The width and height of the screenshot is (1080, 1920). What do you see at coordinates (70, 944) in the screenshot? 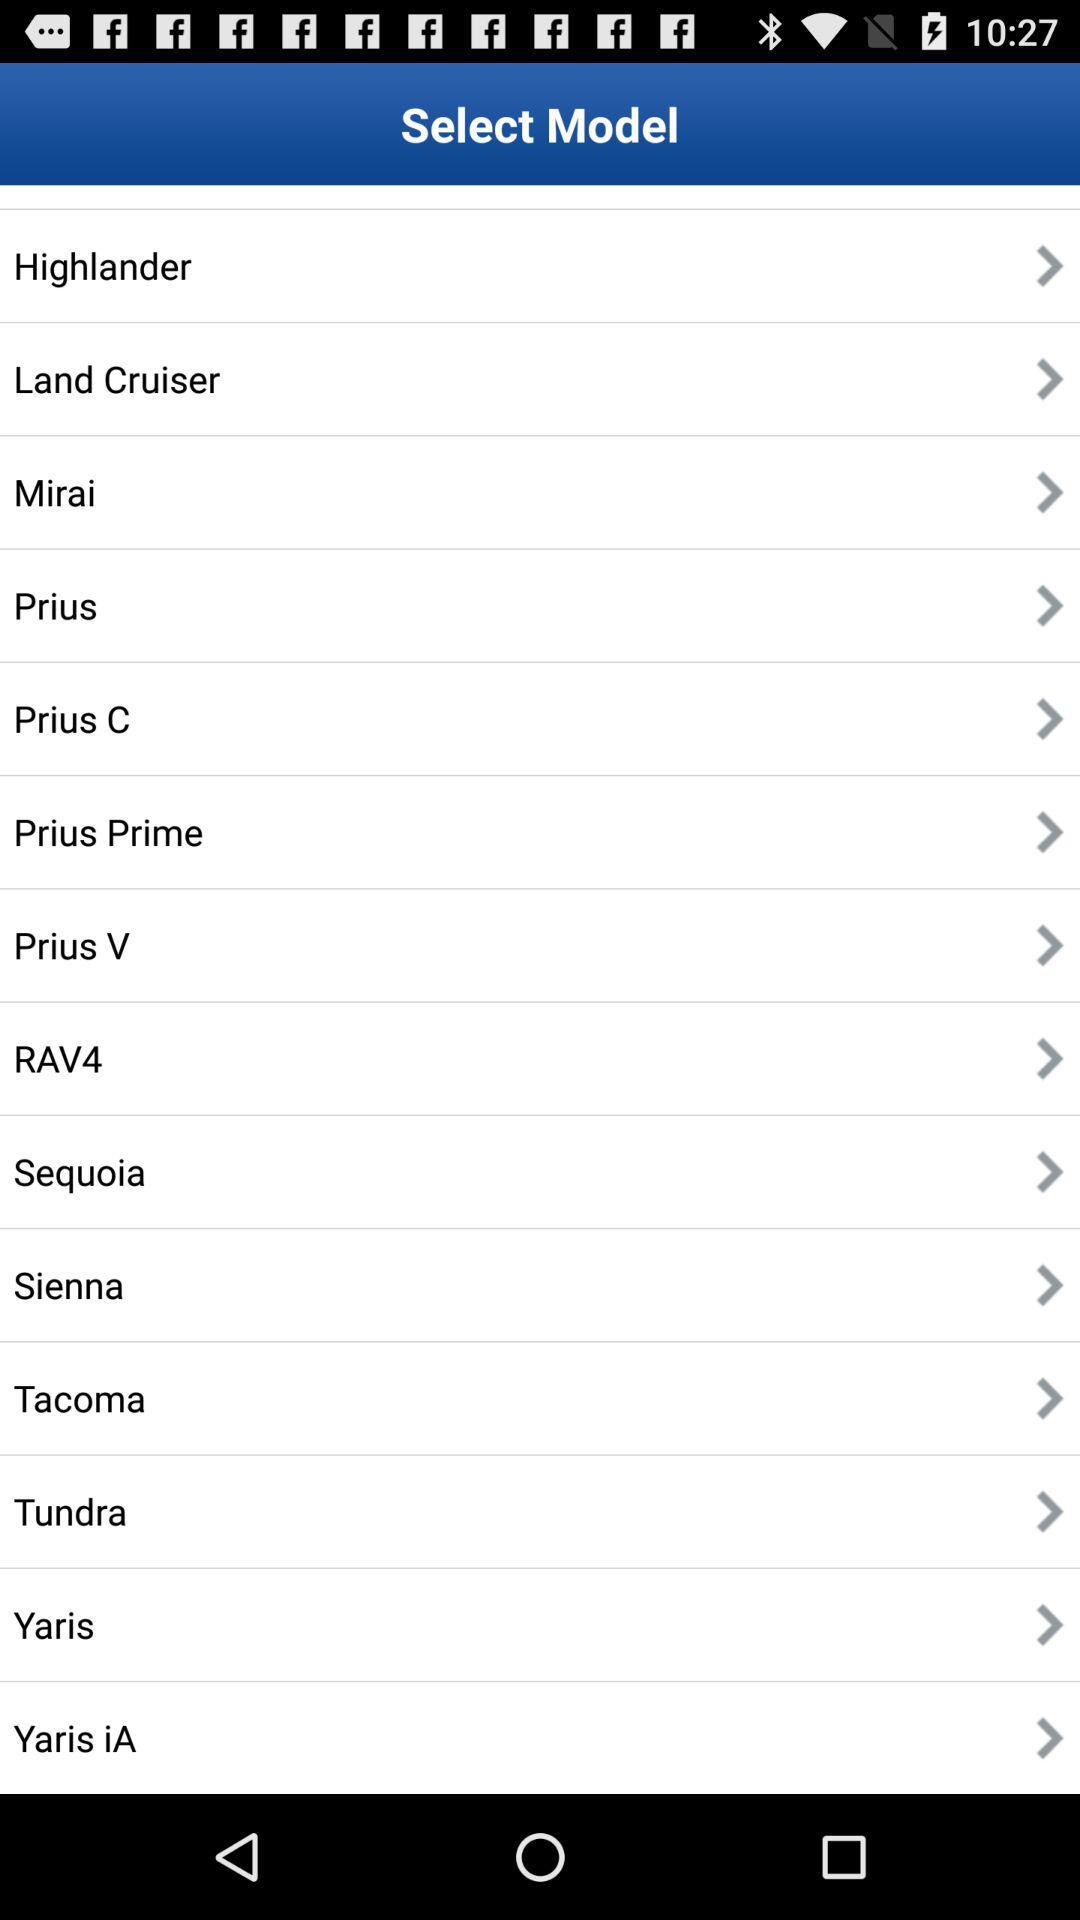
I see `the icon above rav4 icon` at bounding box center [70, 944].